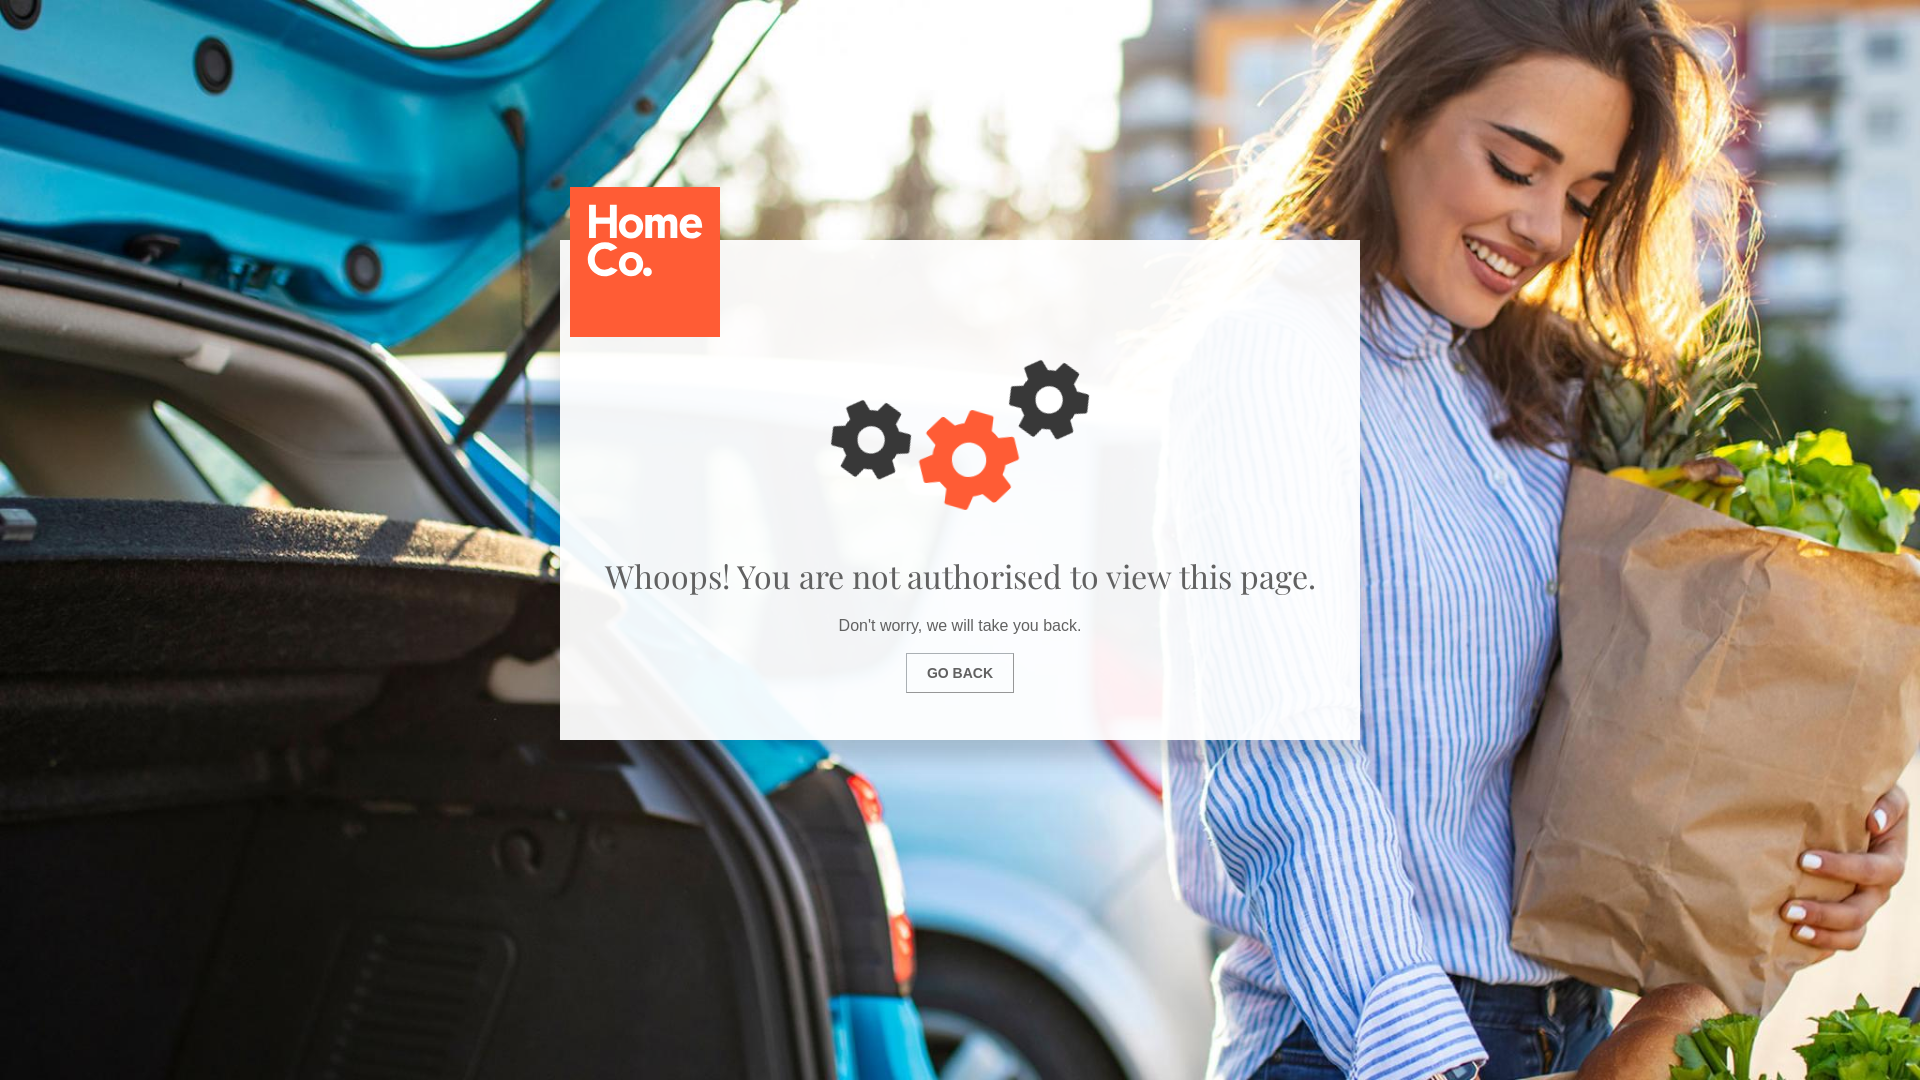 This screenshot has height=1080, width=1920. What do you see at coordinates (960, 672) in the screenshot?
I see `'GO BACK'` at bounding box center [960, 672].